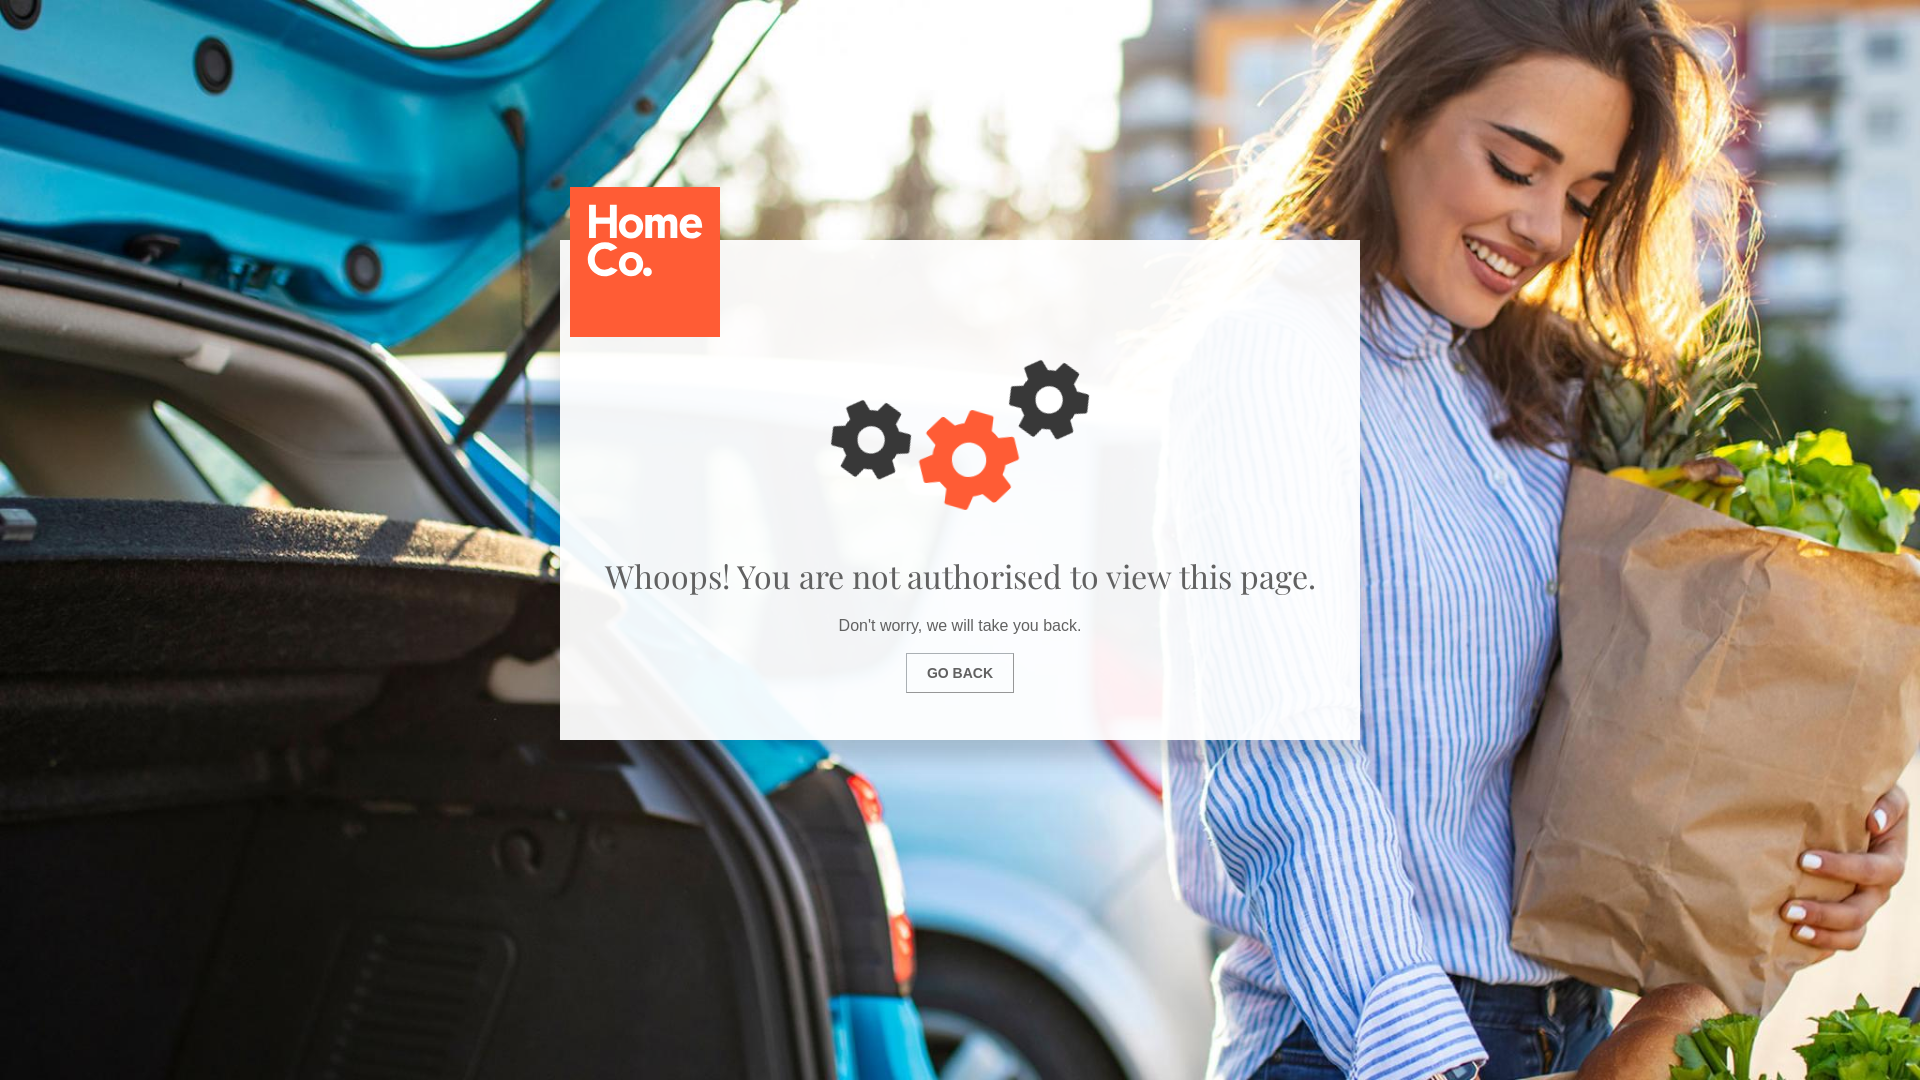 This screenshot has height=1080, width=1920. What do you see at coordinates (960, 672) in the screenshot?
I see `'GO BACK'` at bounding box center [960, 672].